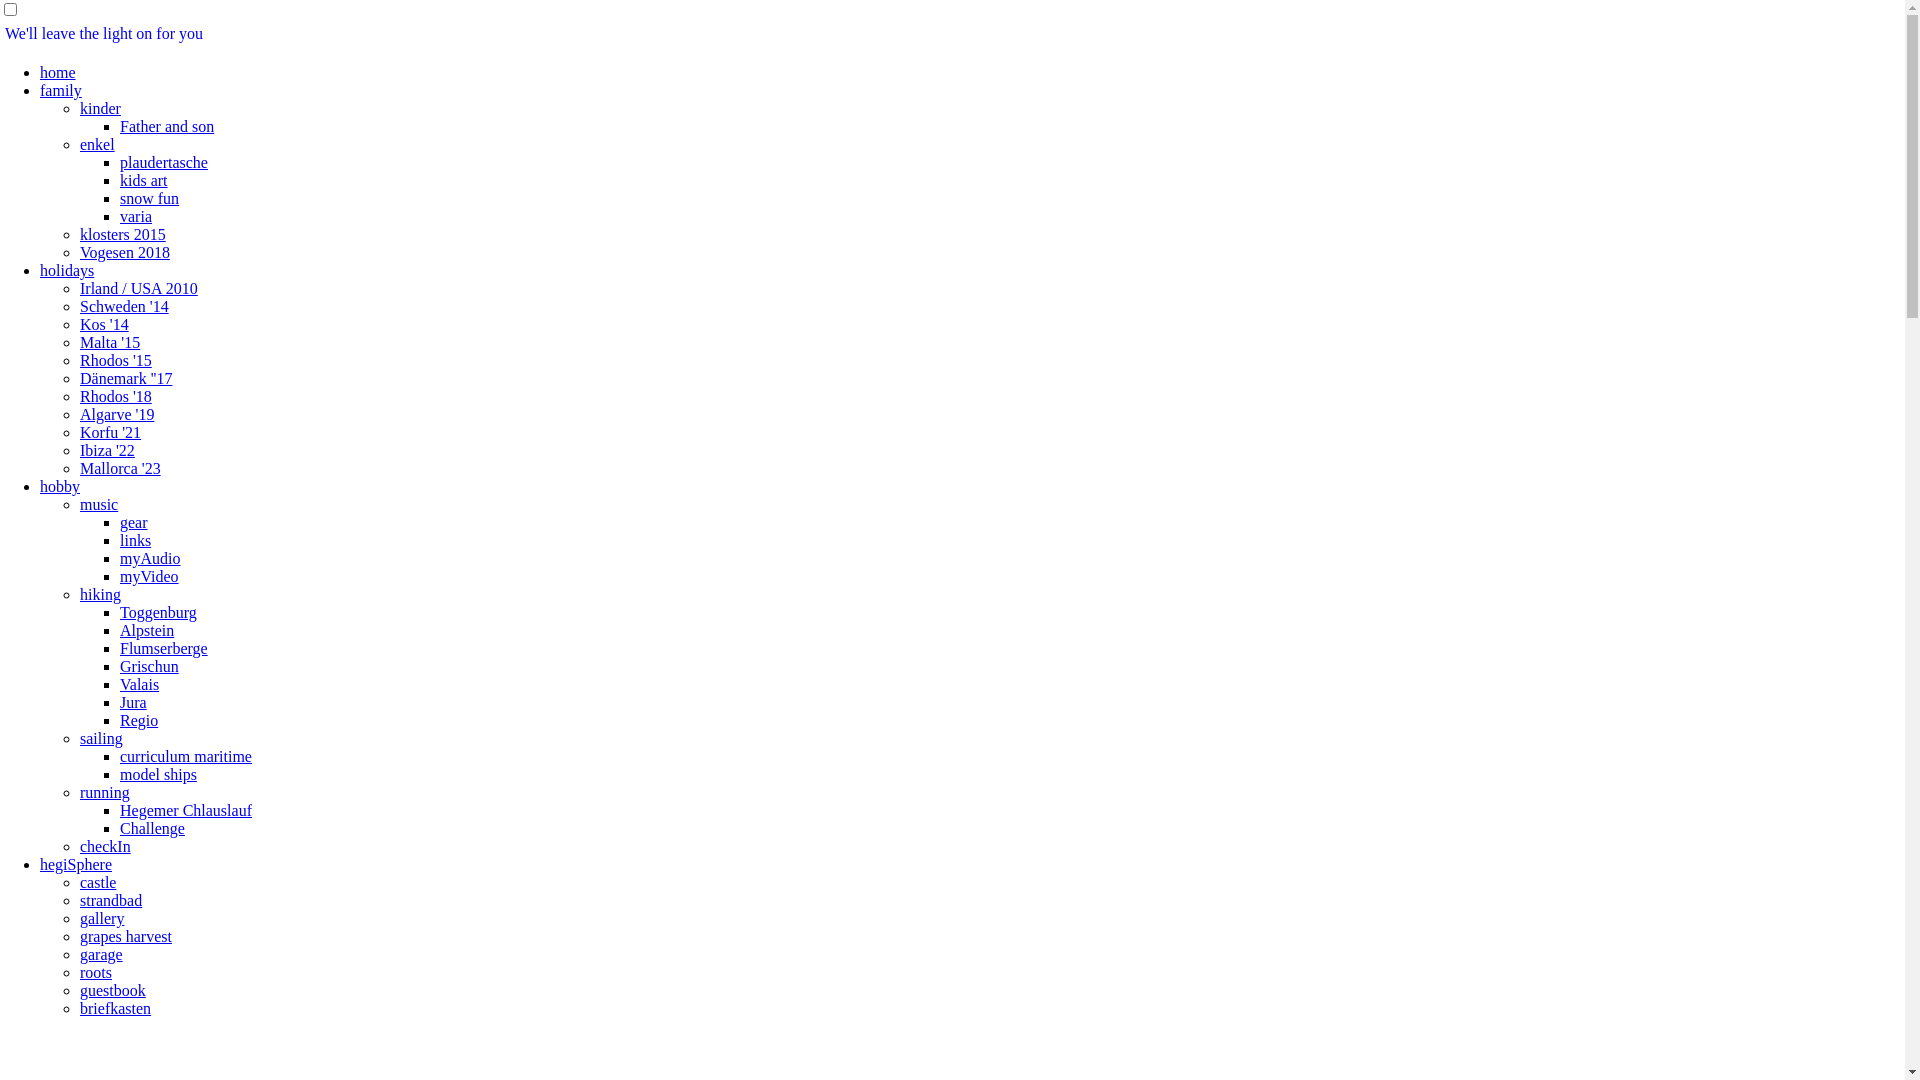 This screenshot has height=1080, width=1920. Describe the element at coordinates (134, 216) in the screenshot. I see `'varia'` at that location.